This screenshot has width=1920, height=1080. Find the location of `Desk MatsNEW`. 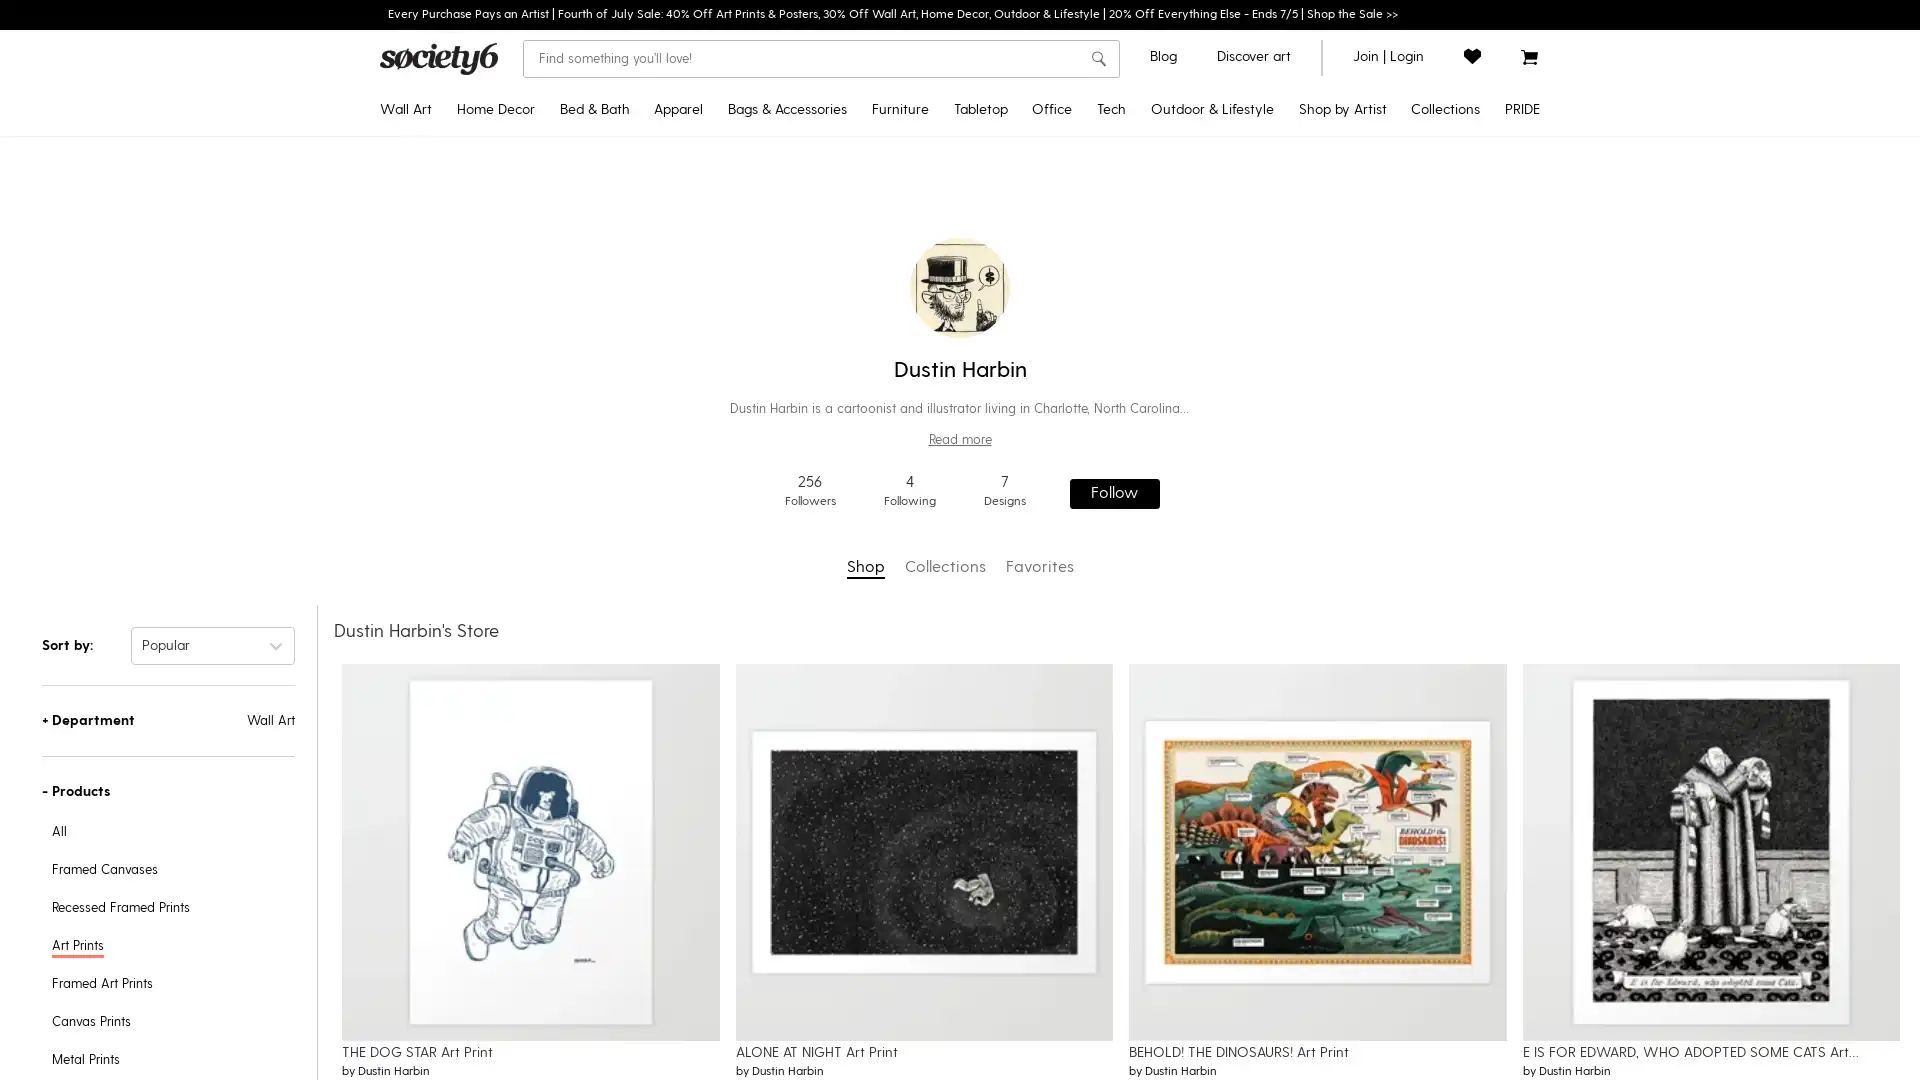

Desk MatsNEW is located at coordinates (1101, 160).